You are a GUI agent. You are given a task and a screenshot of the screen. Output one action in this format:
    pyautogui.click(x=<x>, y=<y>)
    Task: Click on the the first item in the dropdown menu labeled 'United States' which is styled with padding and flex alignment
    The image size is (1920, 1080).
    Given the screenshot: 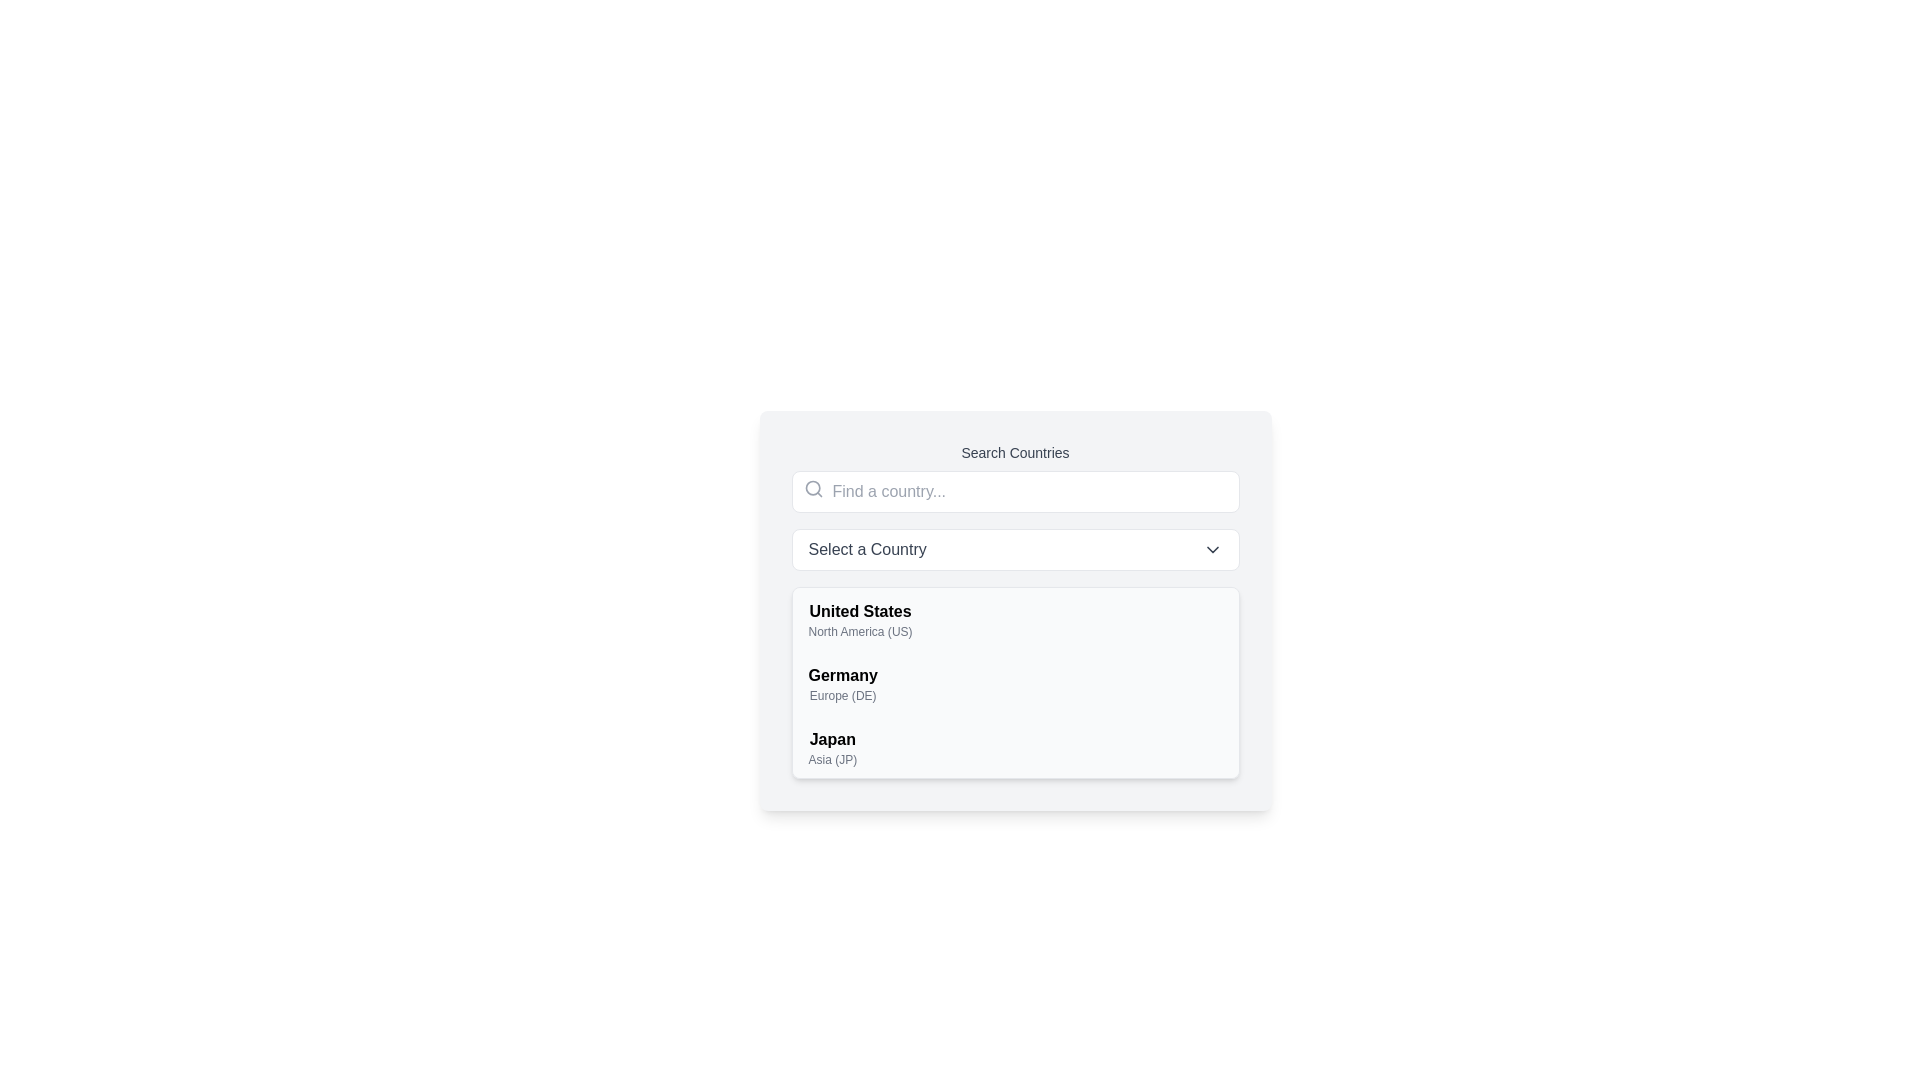 What is the action you would take?
    pyautogui.click(x=1015, y=619)
    